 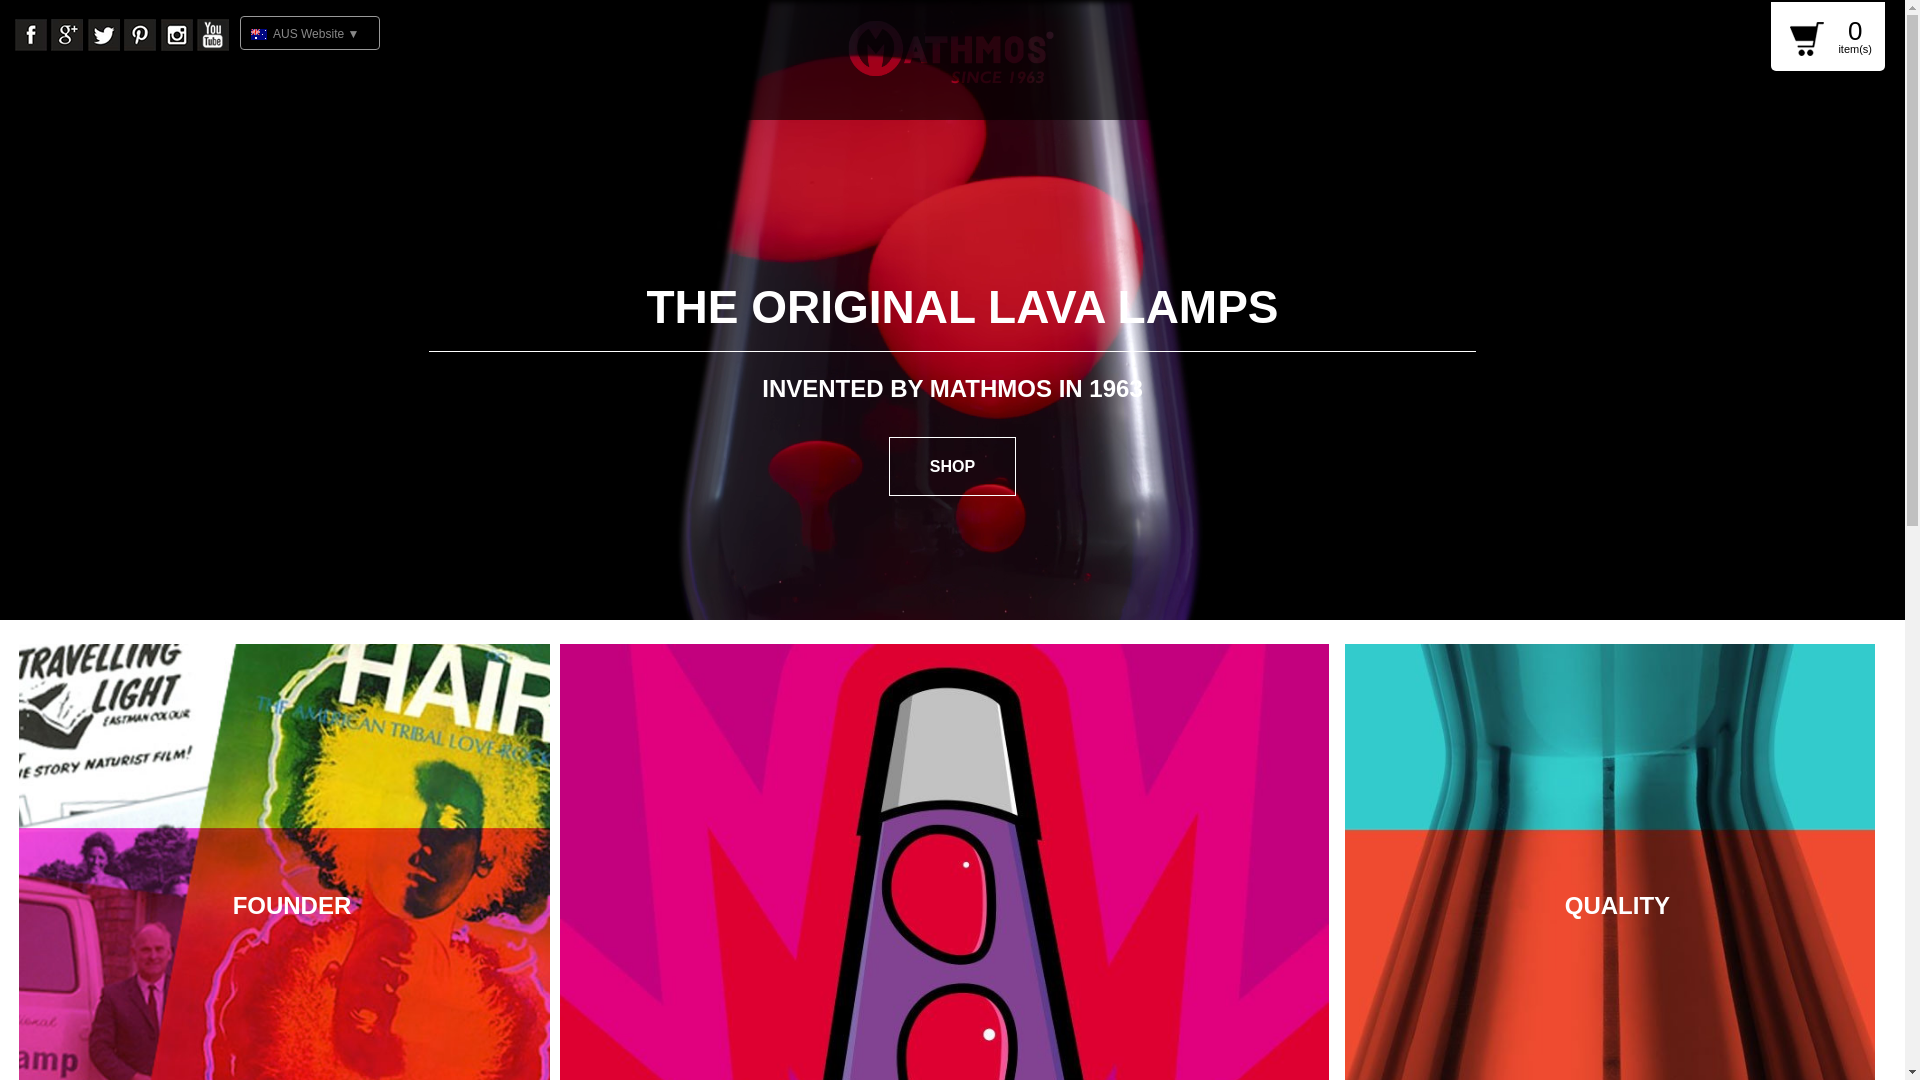 What do you see at coordinates (951, 466) in the screenshot?
I see `'SHOP'` at bounding box center [951, 466].